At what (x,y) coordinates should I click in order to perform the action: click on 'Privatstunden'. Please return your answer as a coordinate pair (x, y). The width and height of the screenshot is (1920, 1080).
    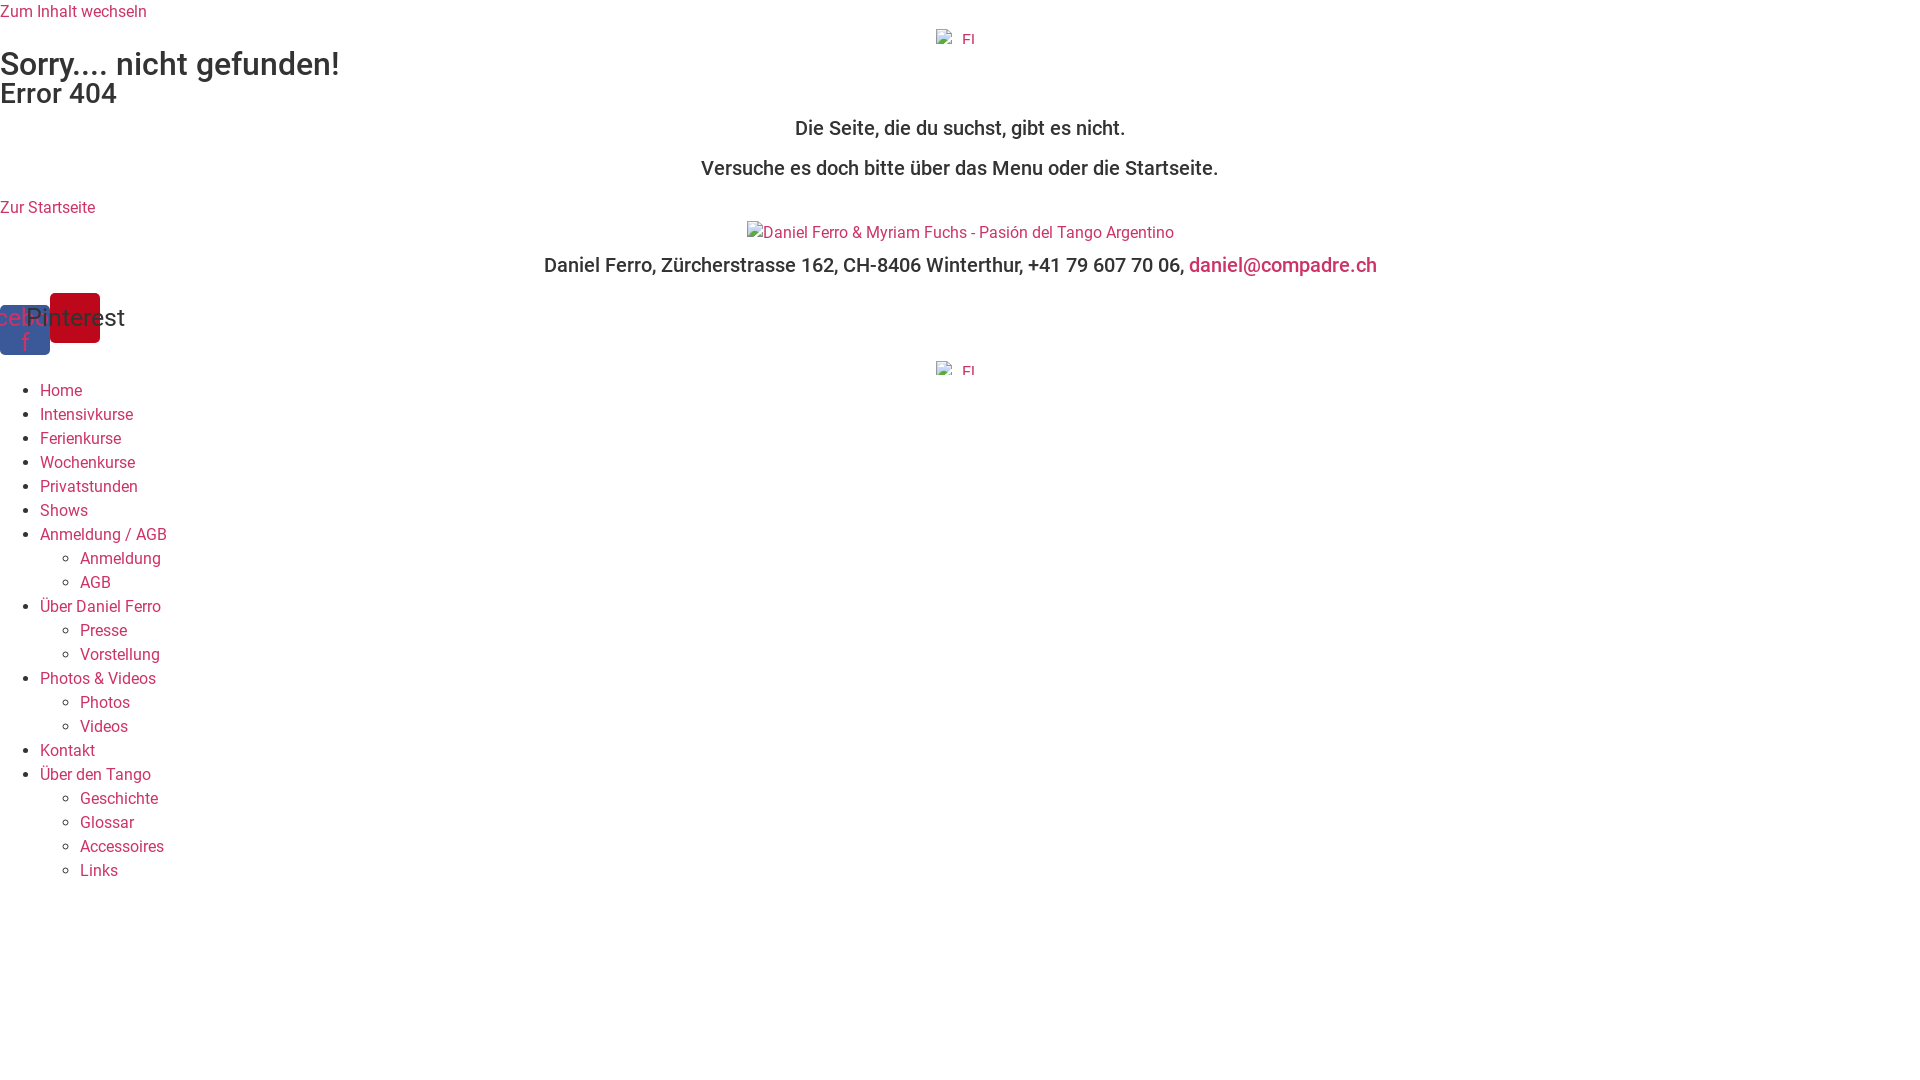
    Looking at the image, I should click on (88, 486).